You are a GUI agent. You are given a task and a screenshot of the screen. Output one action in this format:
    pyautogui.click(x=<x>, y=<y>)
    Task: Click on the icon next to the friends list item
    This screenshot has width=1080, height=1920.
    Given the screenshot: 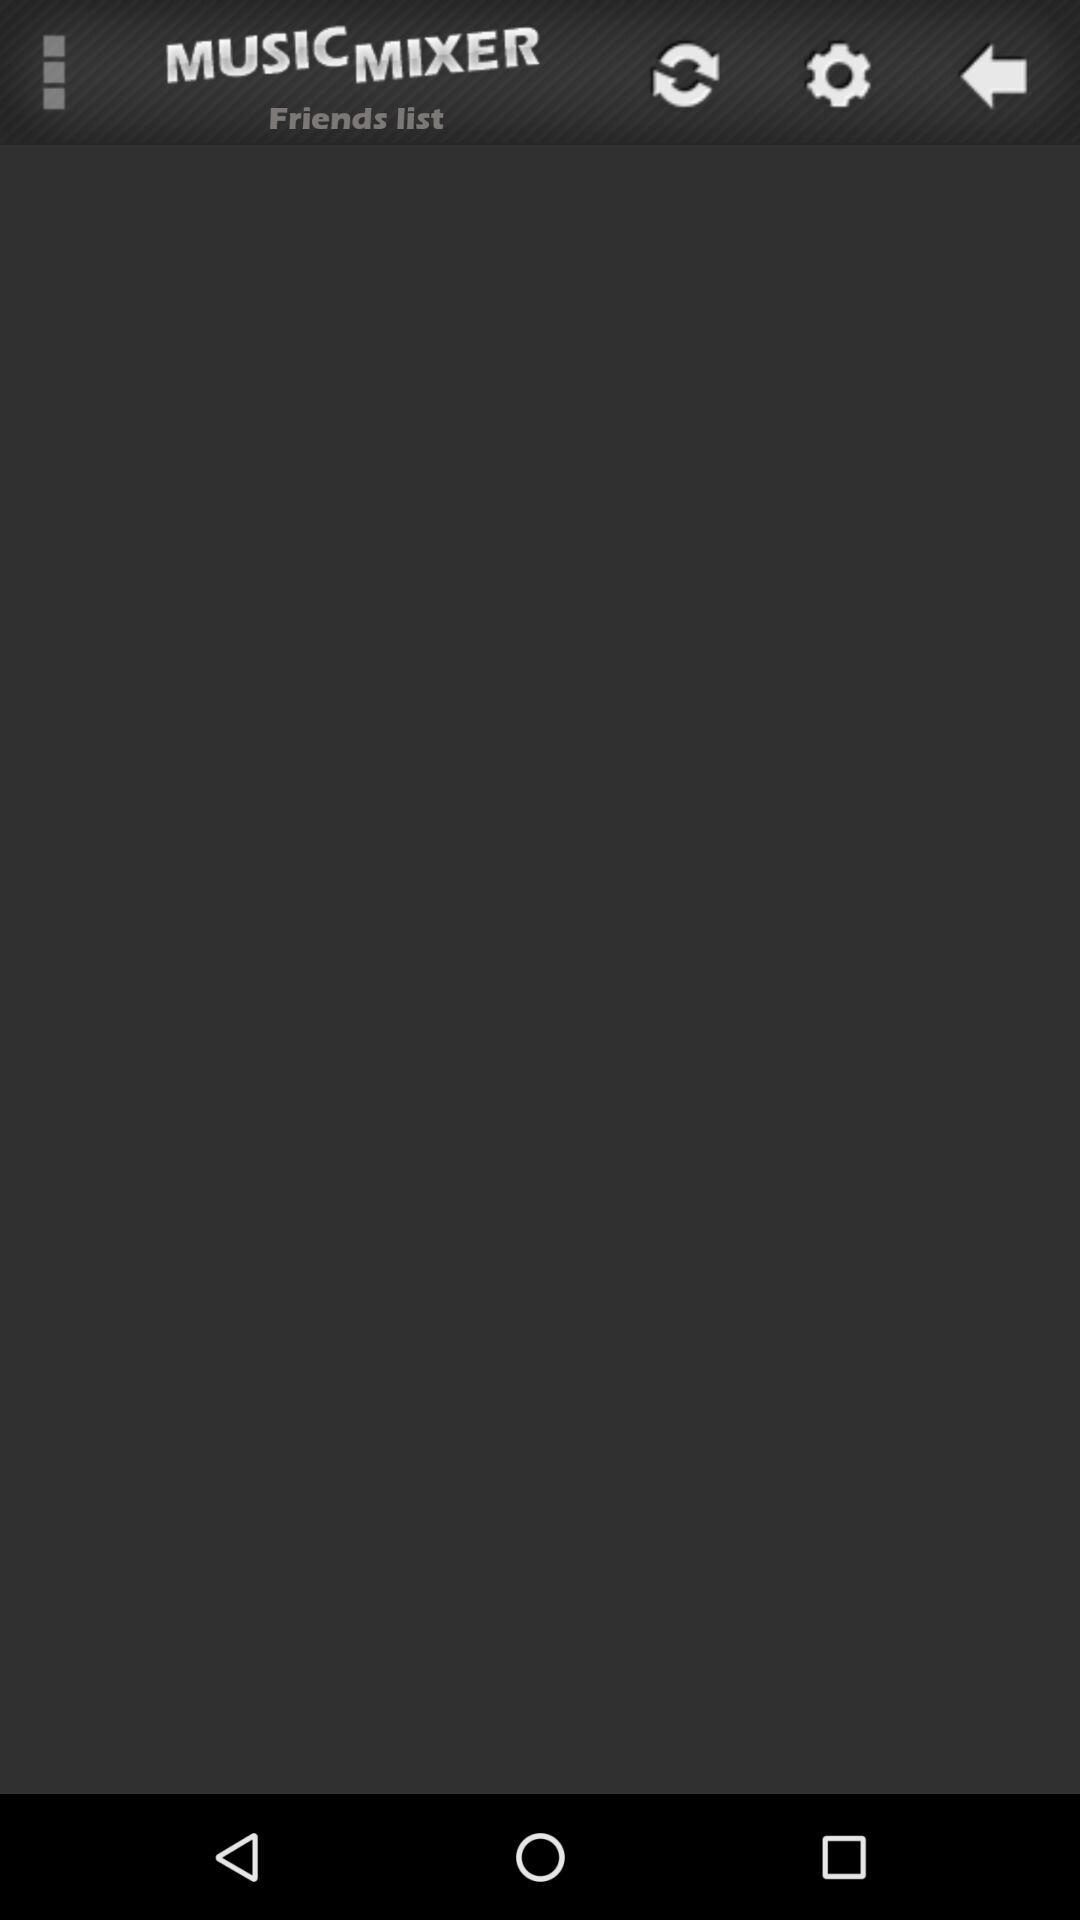 What is the action you would take?
    pyautogui.click(x=681, y=72)
    